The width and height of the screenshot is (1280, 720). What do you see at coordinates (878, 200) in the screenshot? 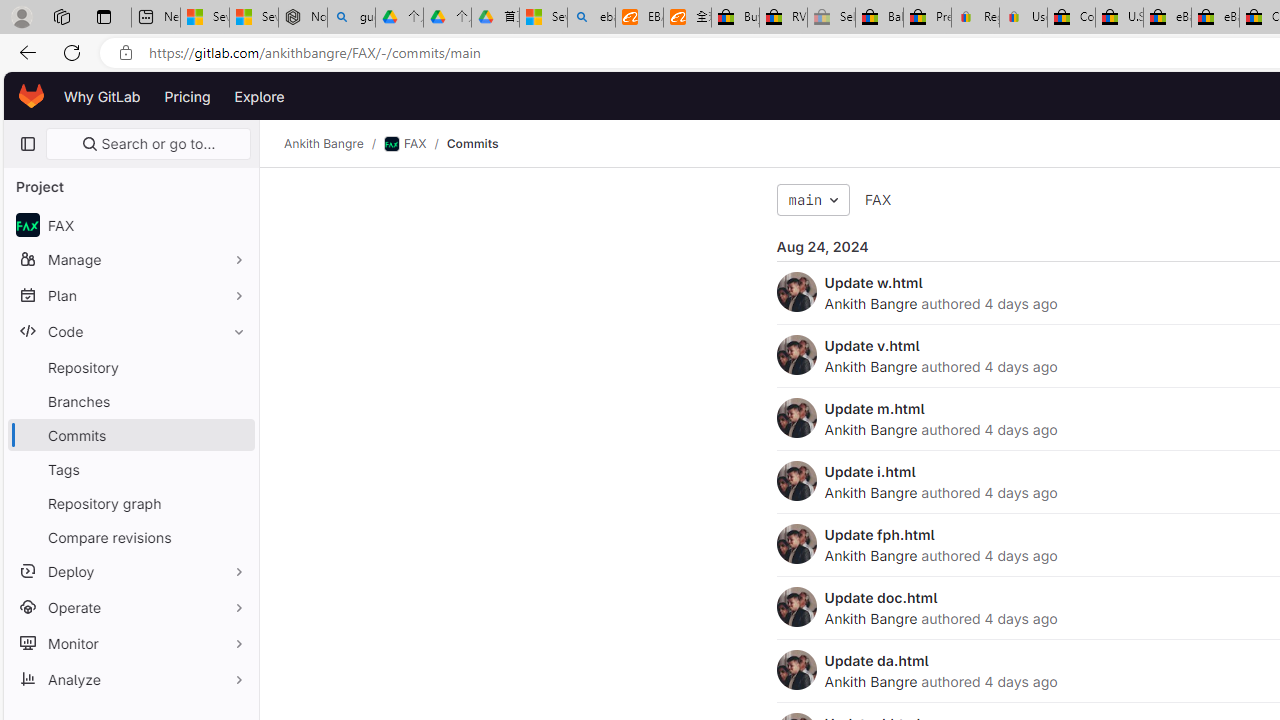
I see `'FAX'` at bounding box center [878, 200].